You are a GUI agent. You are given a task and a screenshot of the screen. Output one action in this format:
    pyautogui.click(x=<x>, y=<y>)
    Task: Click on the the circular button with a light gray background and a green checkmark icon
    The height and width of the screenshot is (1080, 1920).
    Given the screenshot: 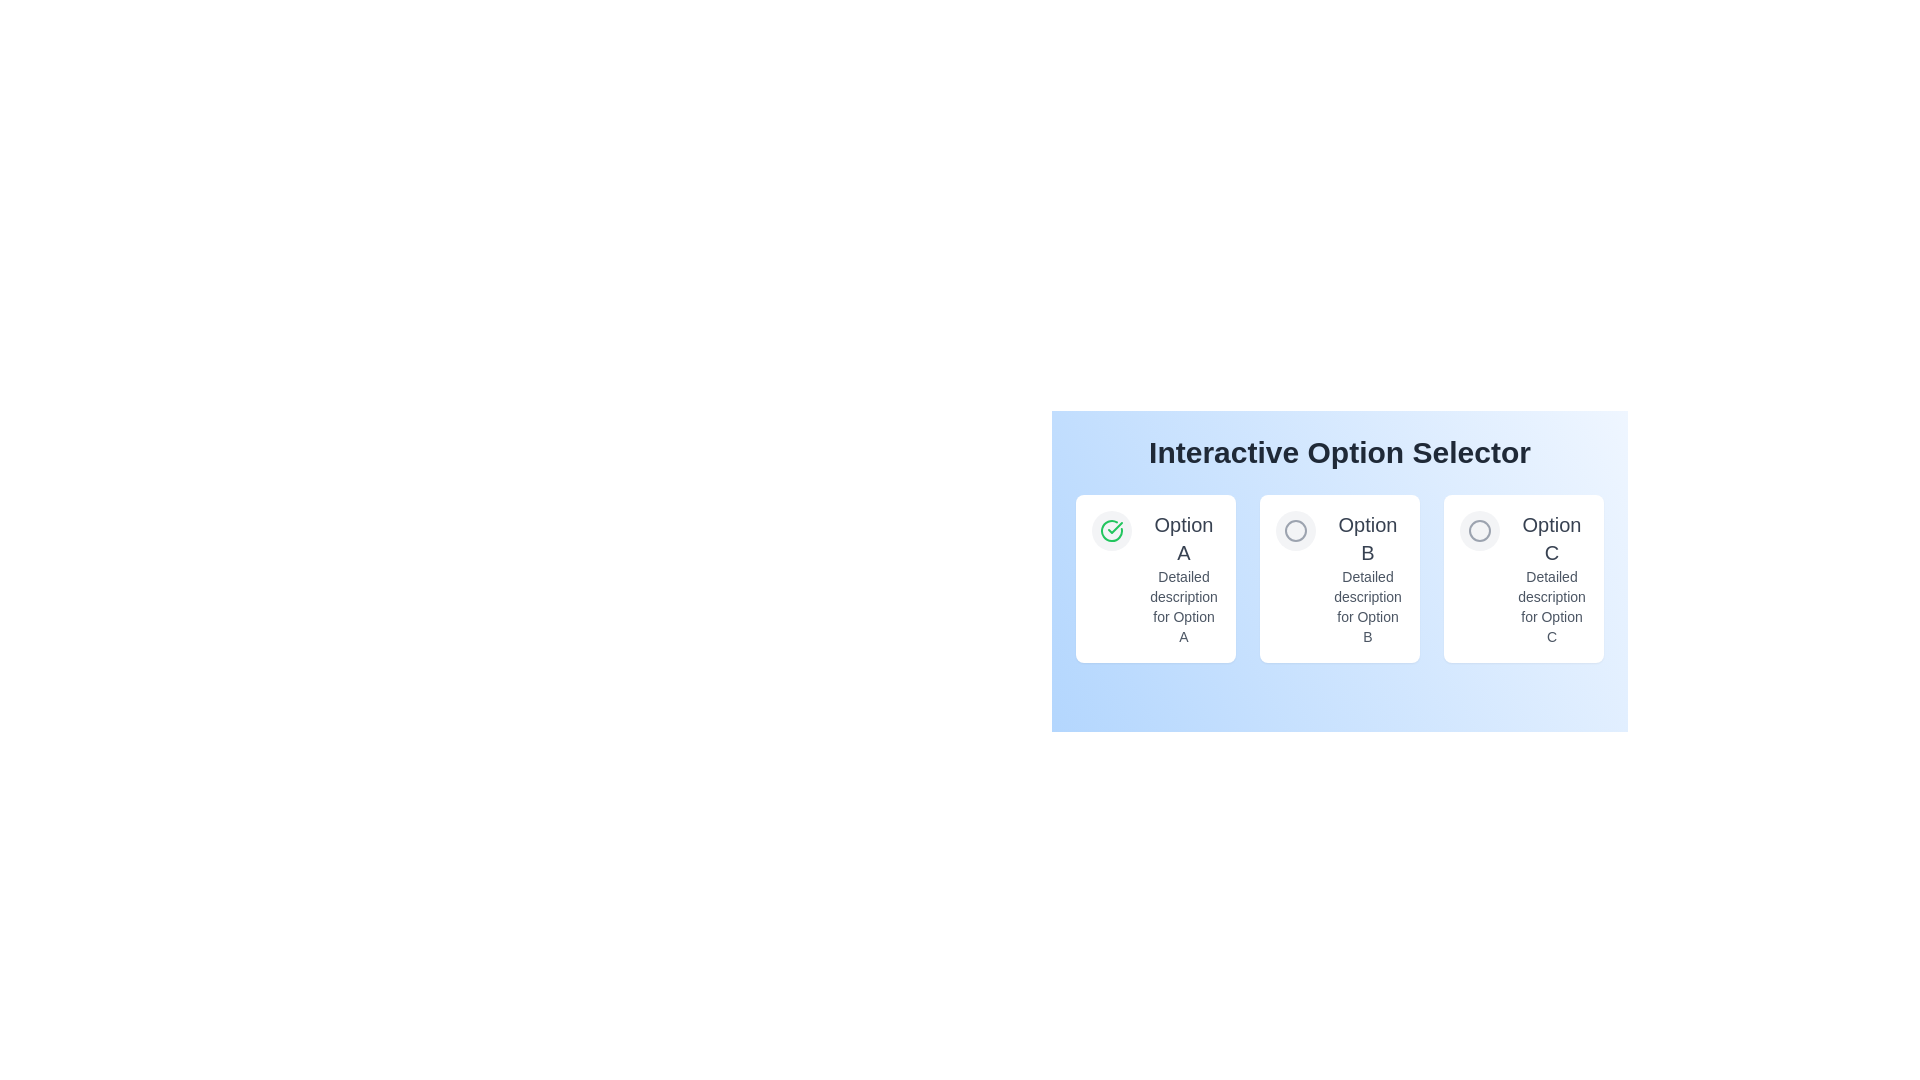 What is the action you would take?
    pyautogui.click(x=1111, y=530)
    